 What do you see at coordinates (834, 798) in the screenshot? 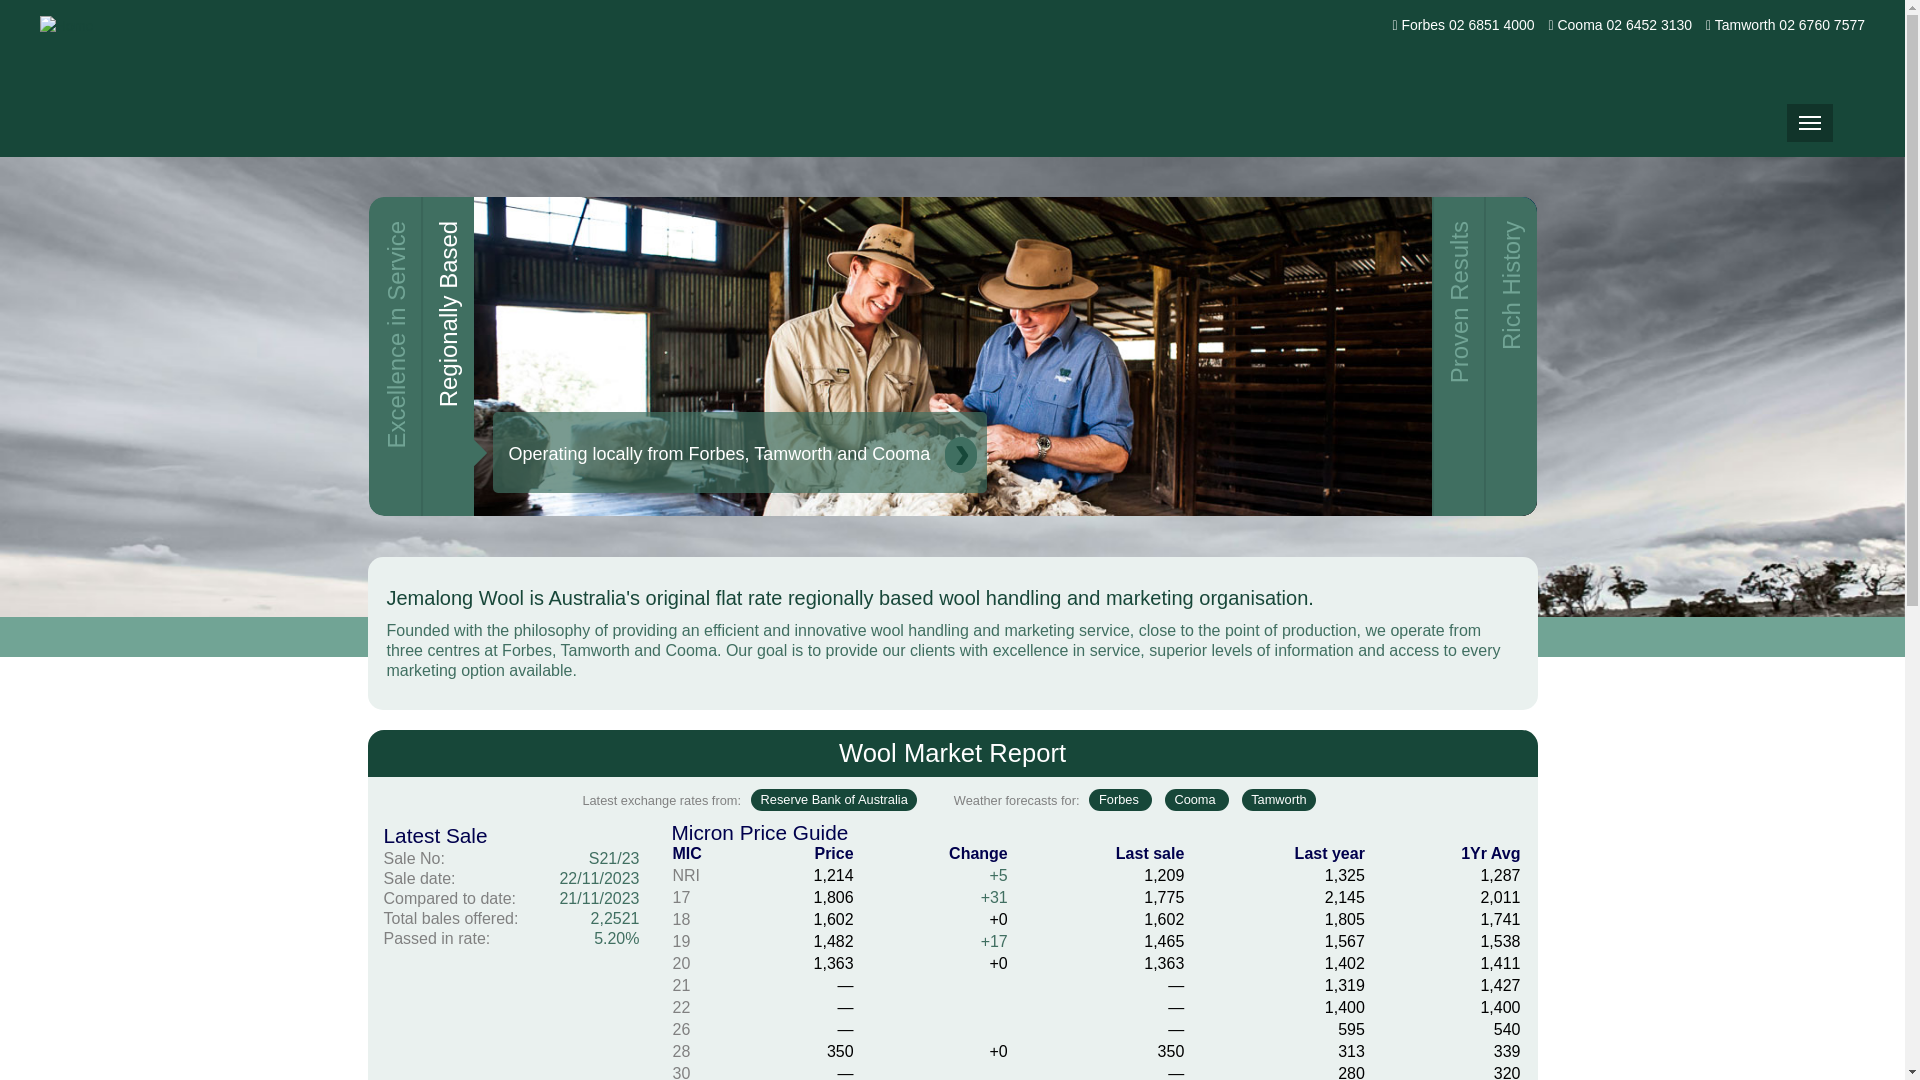
I see `'Reserve Bank of Australia'` at bounding box center [834, 798].